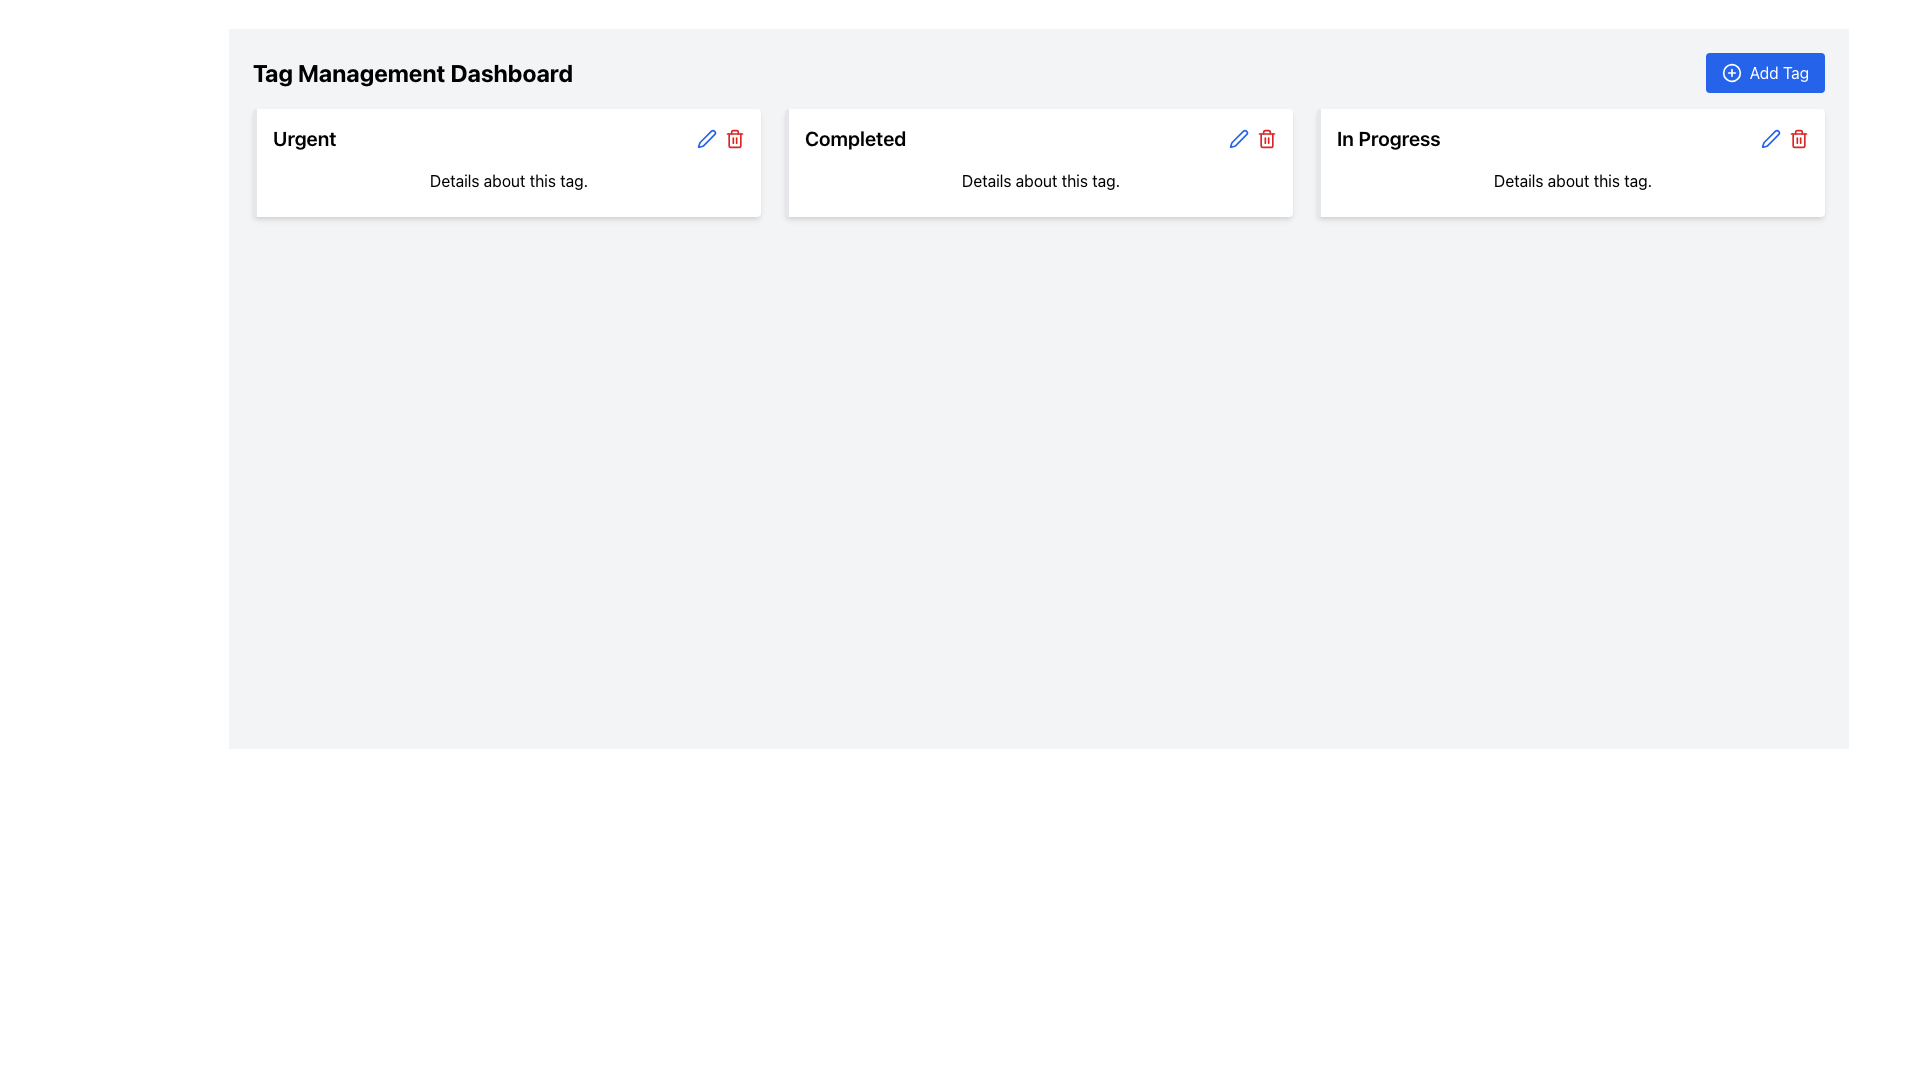  I want to click on the blue pen icon button located in the 'Completed' section of the dashboard, so click(1237, 137).